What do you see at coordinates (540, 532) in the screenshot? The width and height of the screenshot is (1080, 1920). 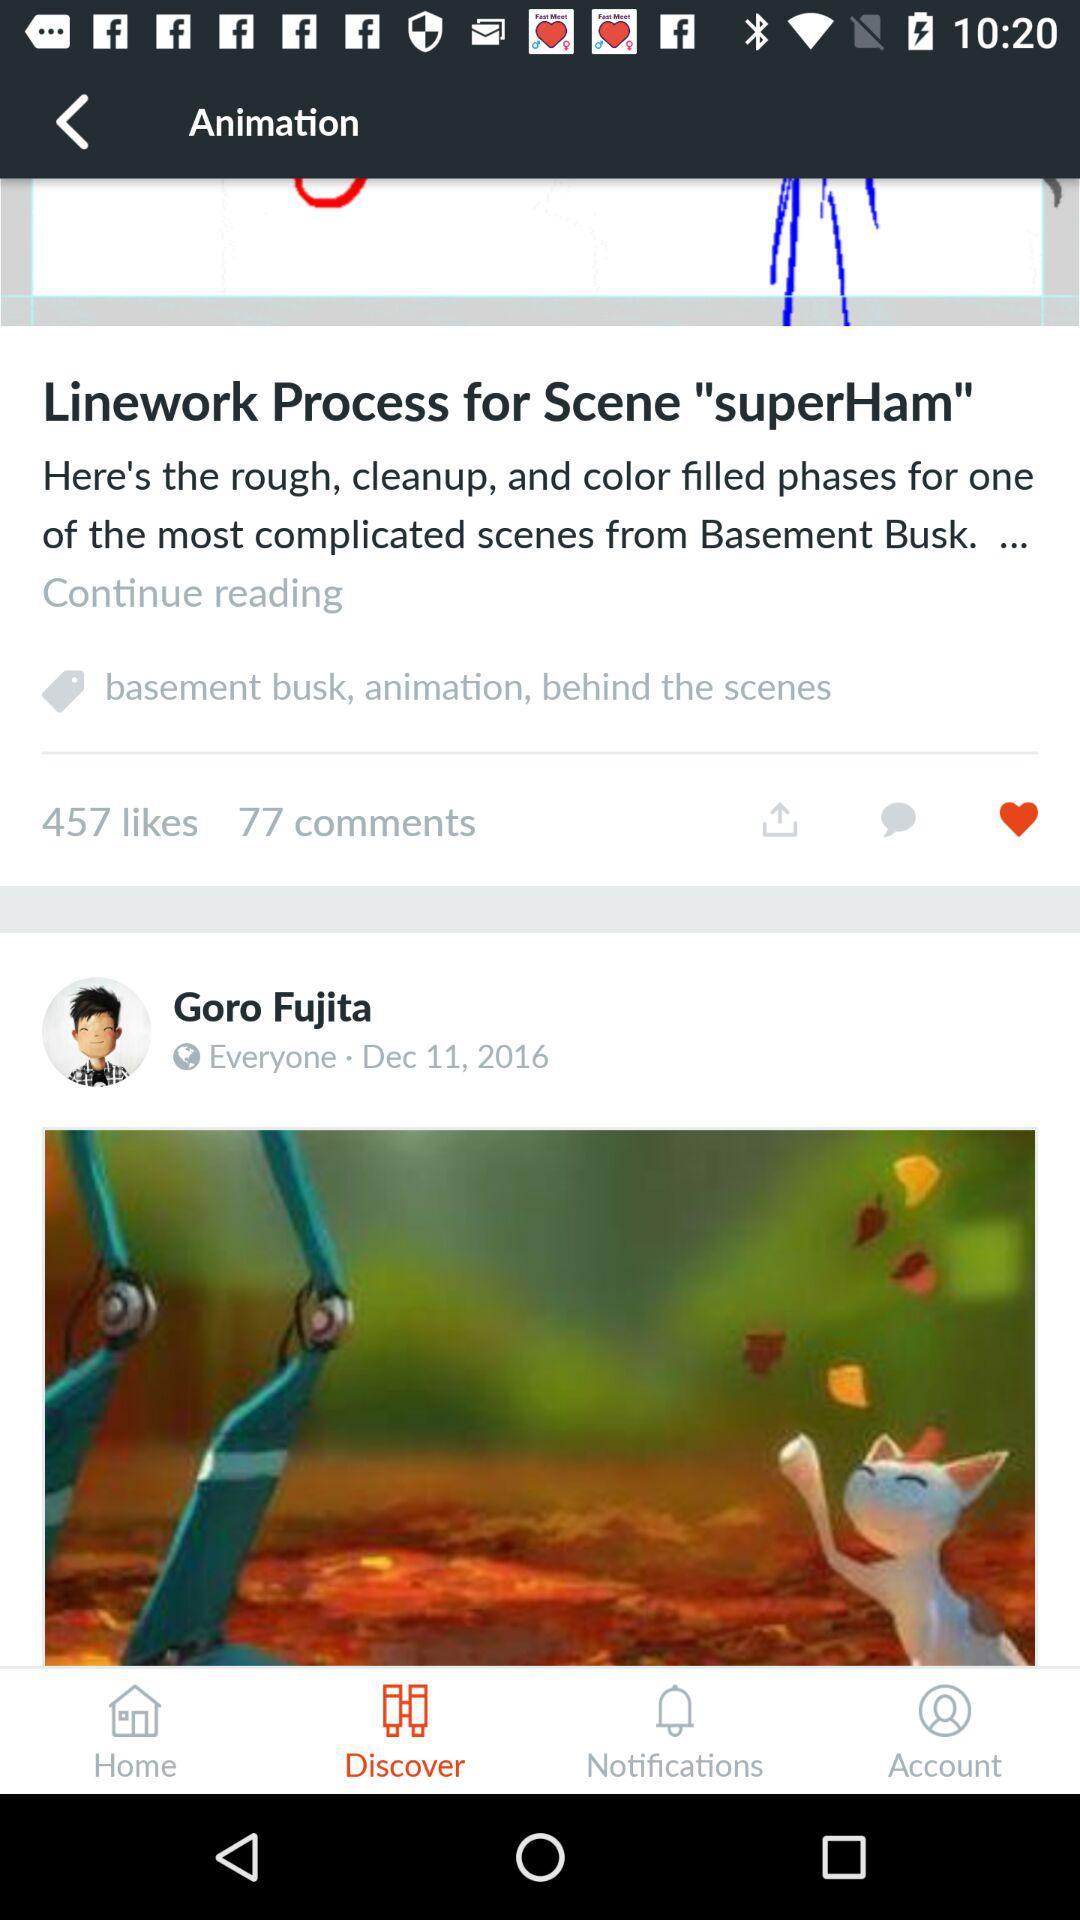 I see `the icon below linework process for icon` at bounding box center [540, 532].